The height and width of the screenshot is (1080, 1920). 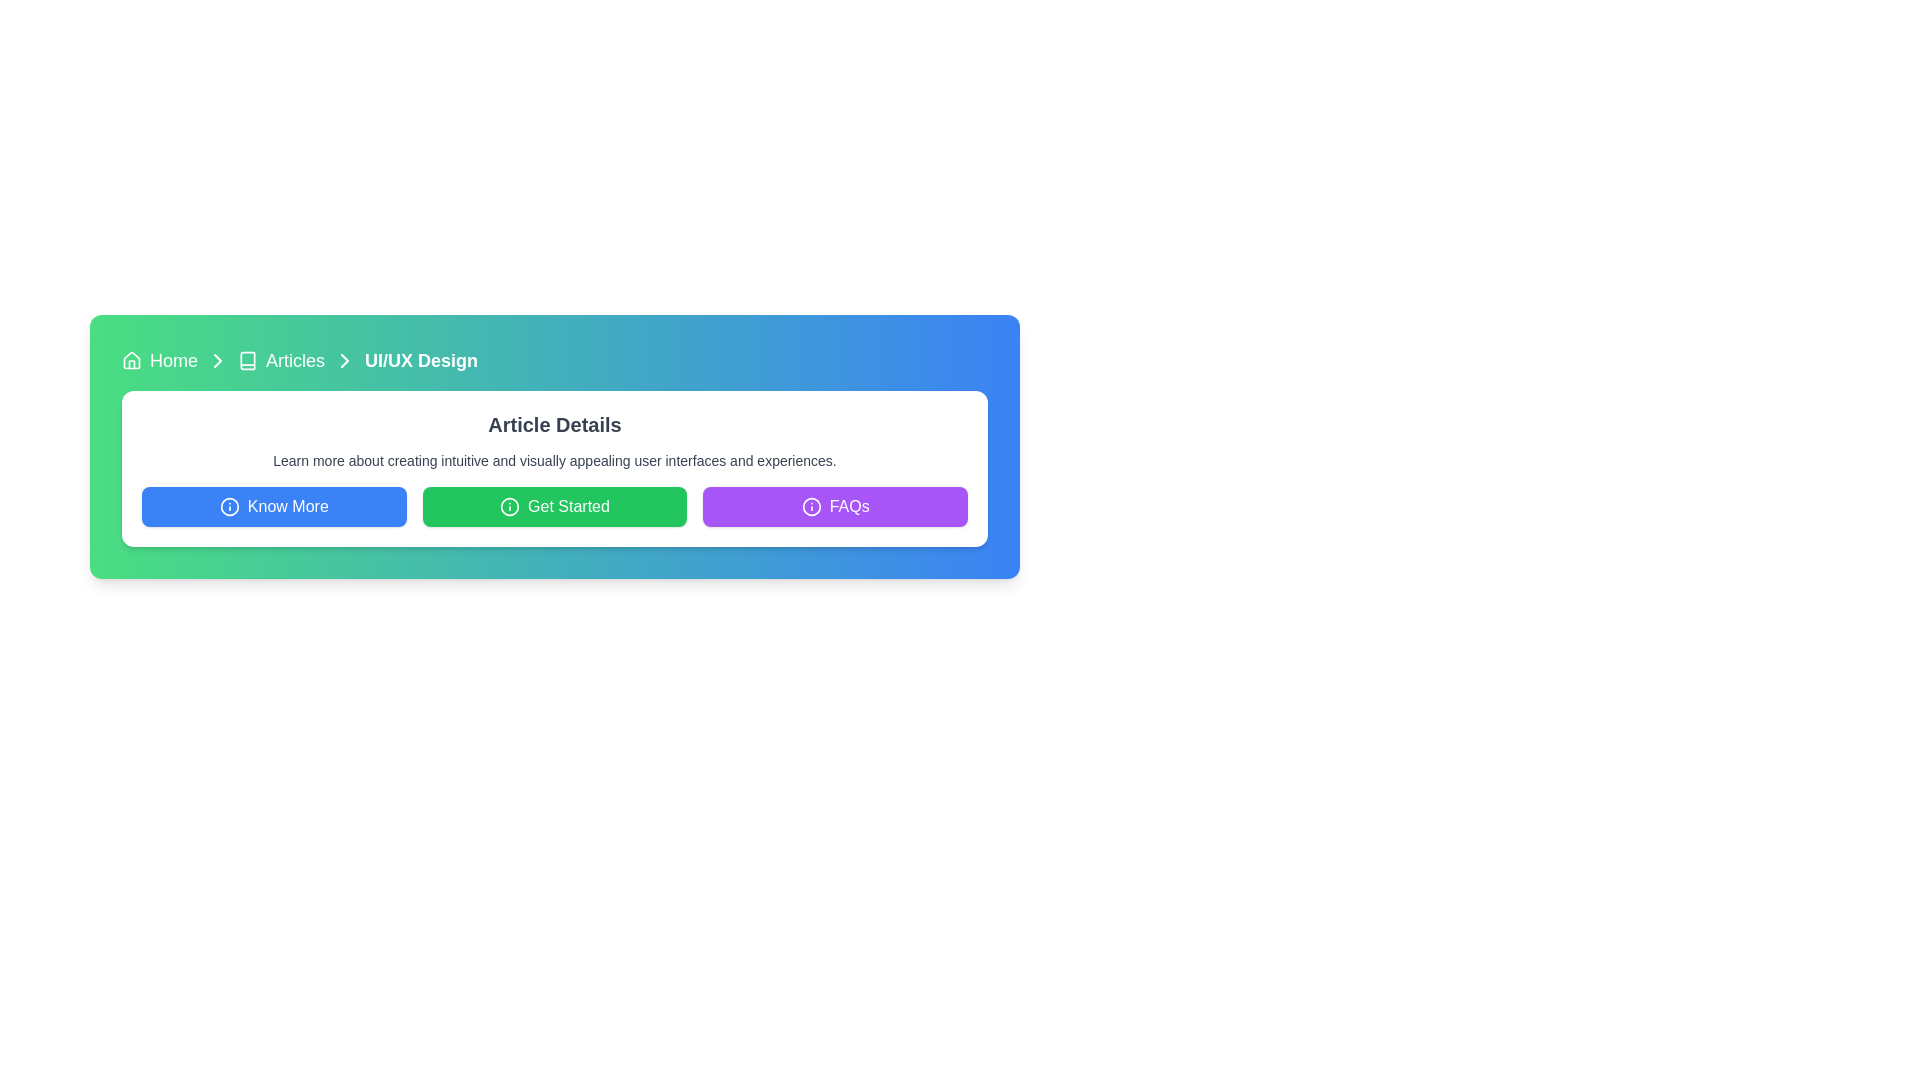 What do you see at coordinates (131, 358) in the screenshot?
I see `the 'Home' icon in the navigation bar, which resembles a house with a triangular roof and a square base` at bounding box center [131, 358].